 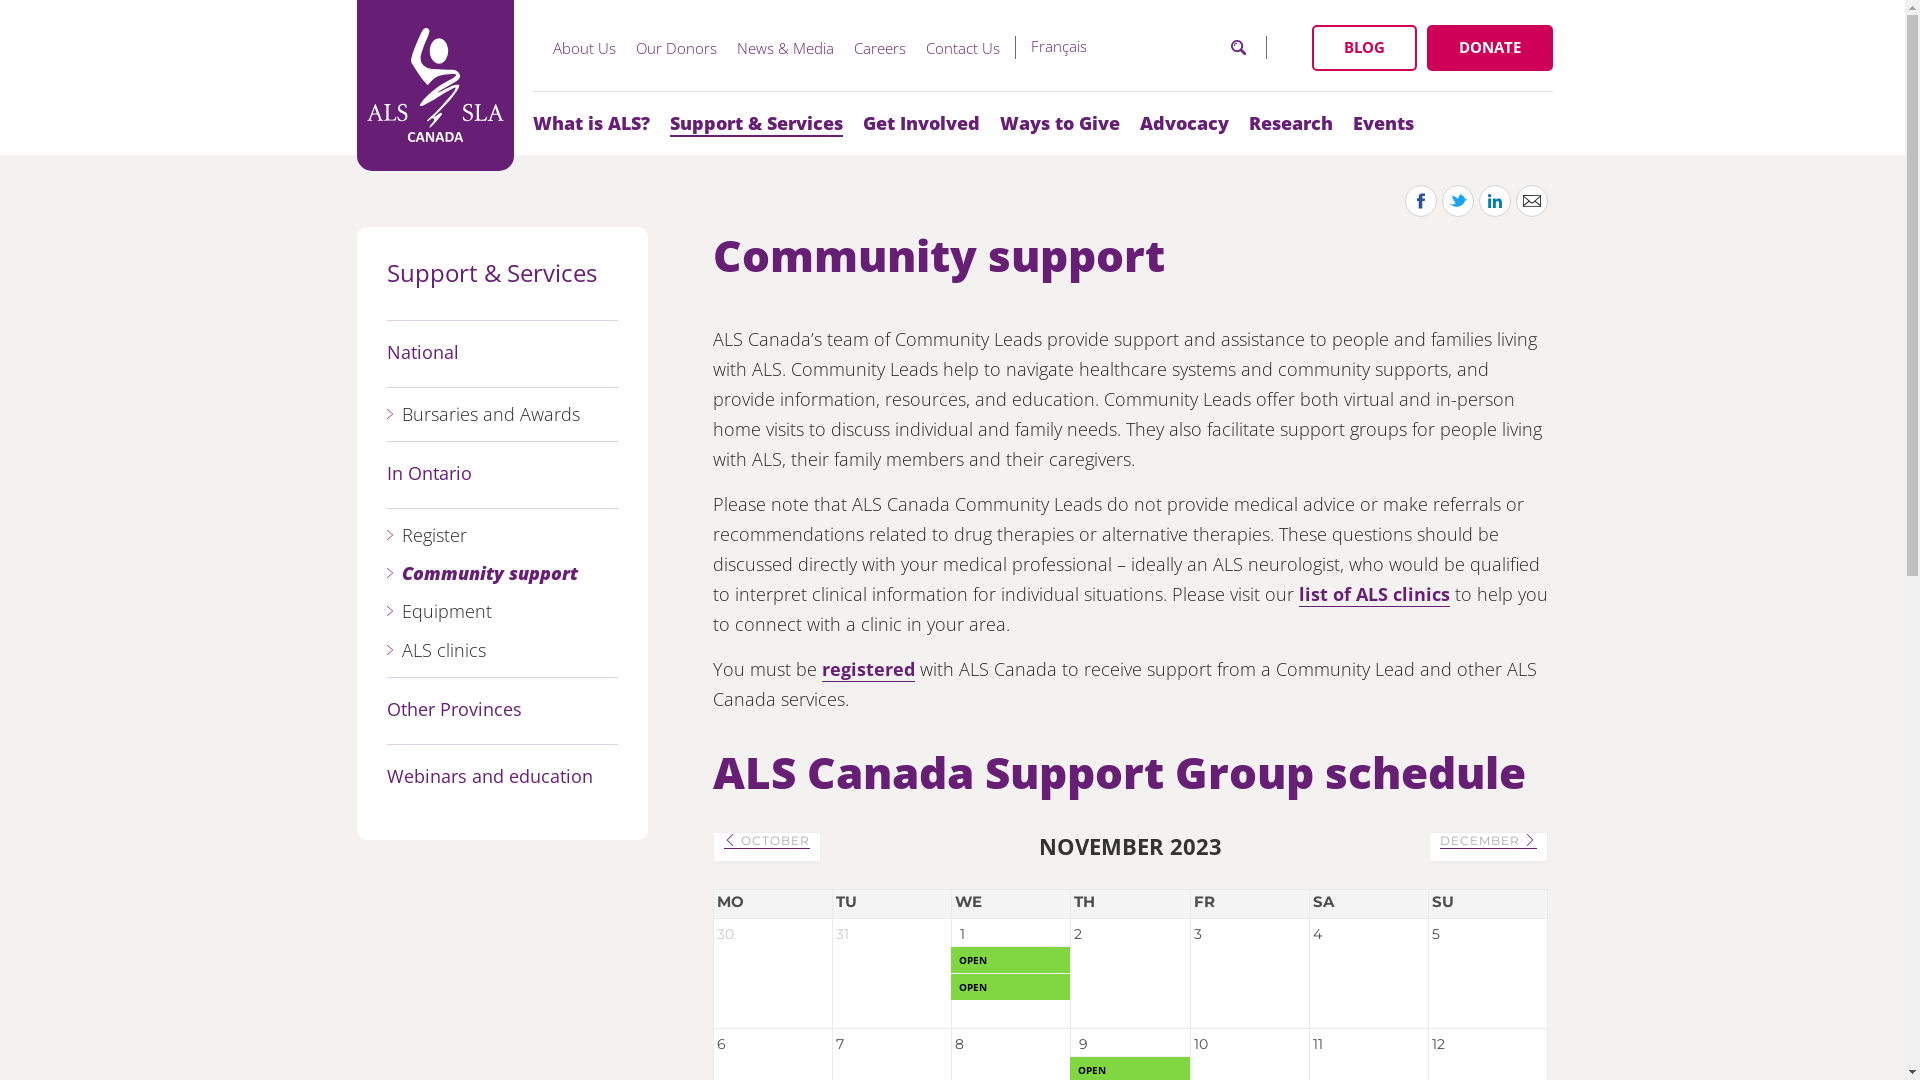 What do you see at coordinates (589, 123) in the screenshot?
I see `'What is ALS?'` at bounding box center [589, 123].